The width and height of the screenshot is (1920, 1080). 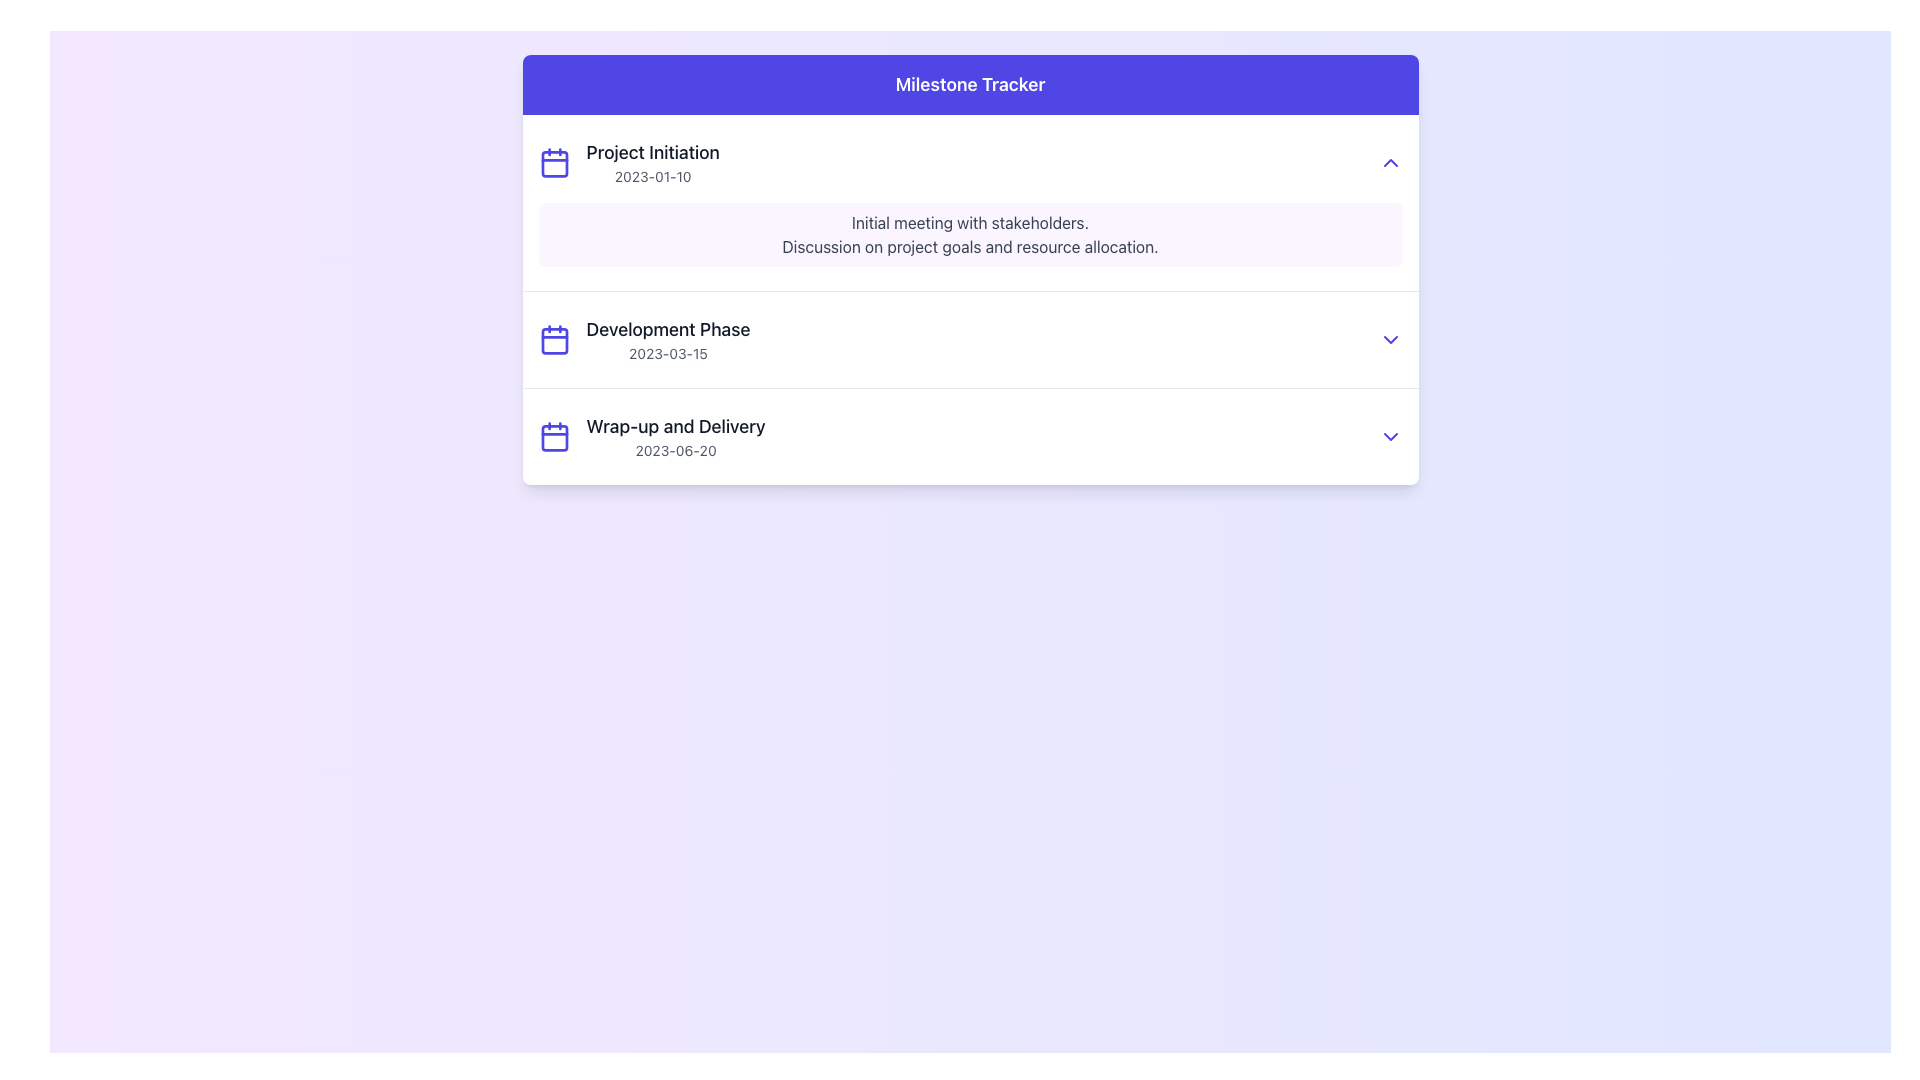 I want to click on the button that expands or collapses additional details related to the 'Wrap-up and Delivery' milestone, located near the bottom of the milestone list and to the right of the 'Wrap-up and Delivery' text and date, so click(x=1389, y=435).